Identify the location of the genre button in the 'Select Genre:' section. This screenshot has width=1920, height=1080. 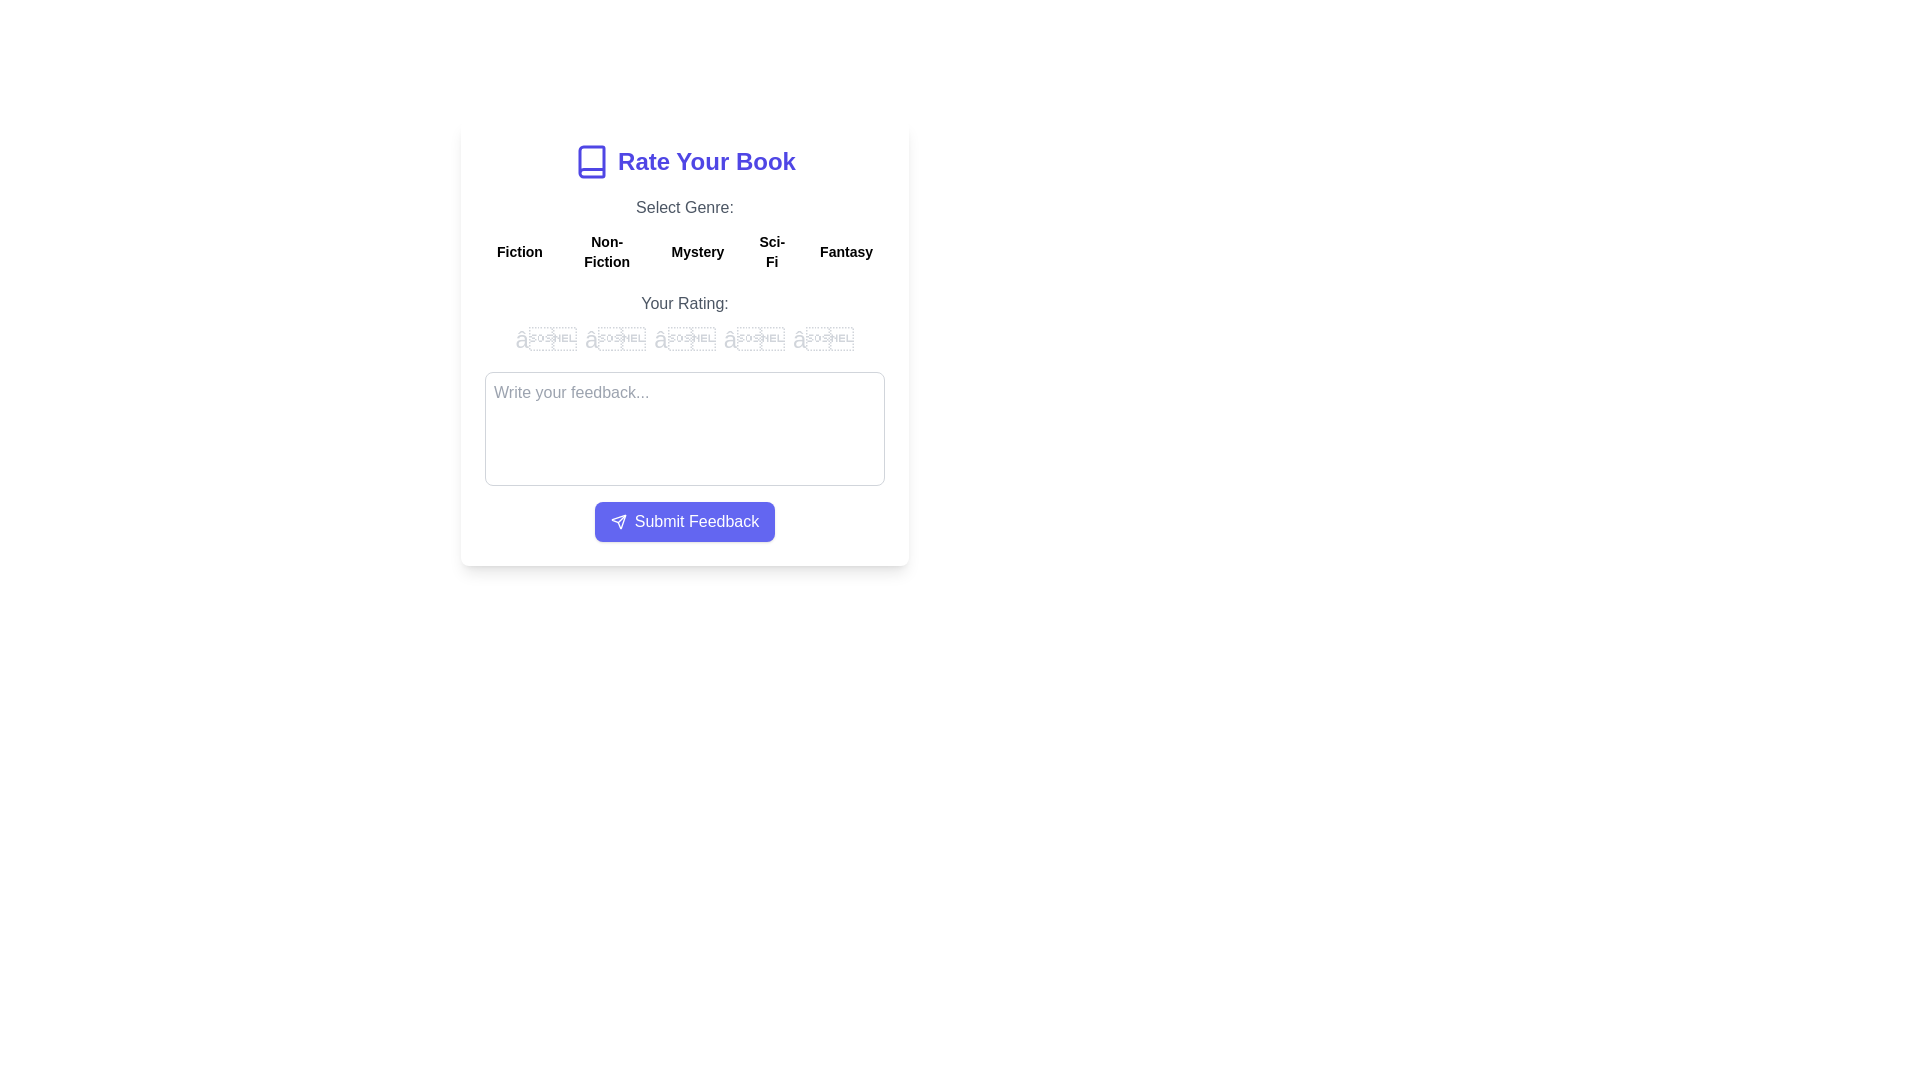
(685, 234).